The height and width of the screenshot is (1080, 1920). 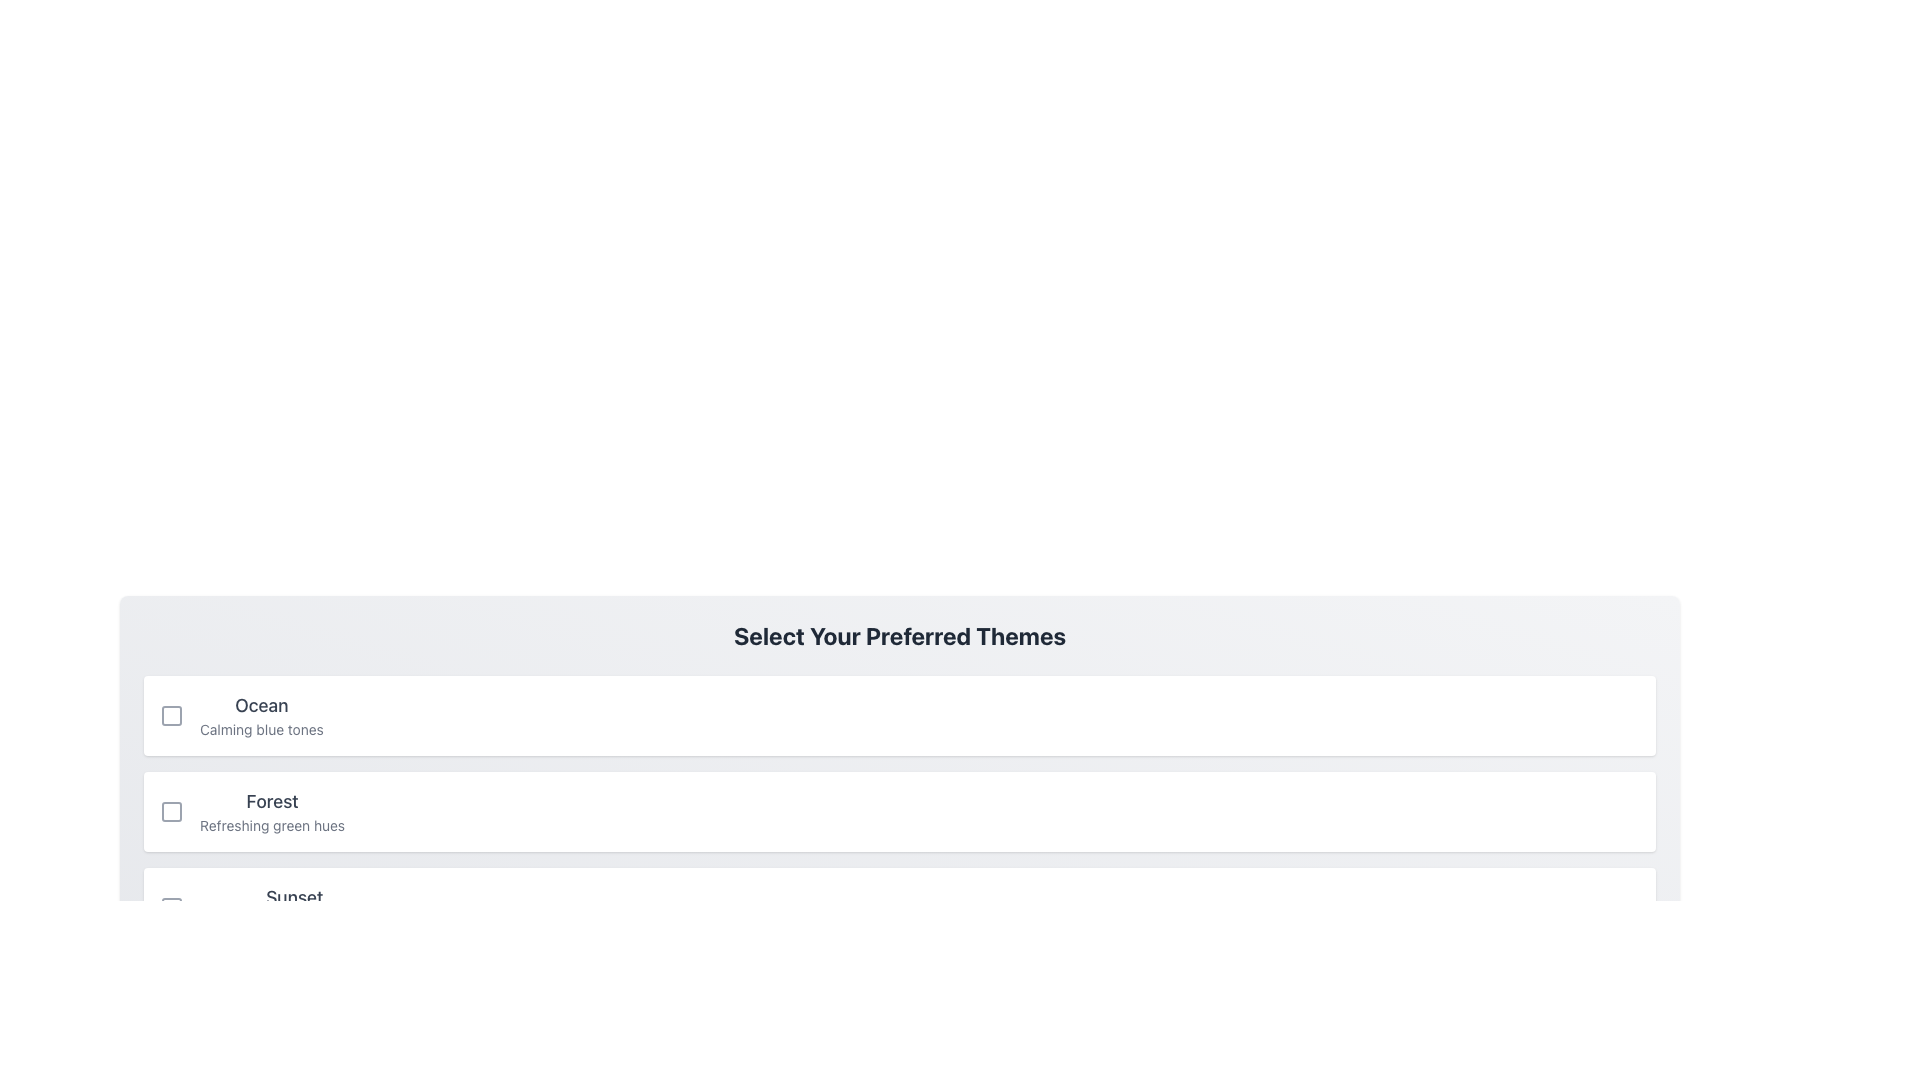 I want to click on the text label indicating the theme name 'Ocean' which serves as the title for a selectable theme, so click(x=260, y=704).